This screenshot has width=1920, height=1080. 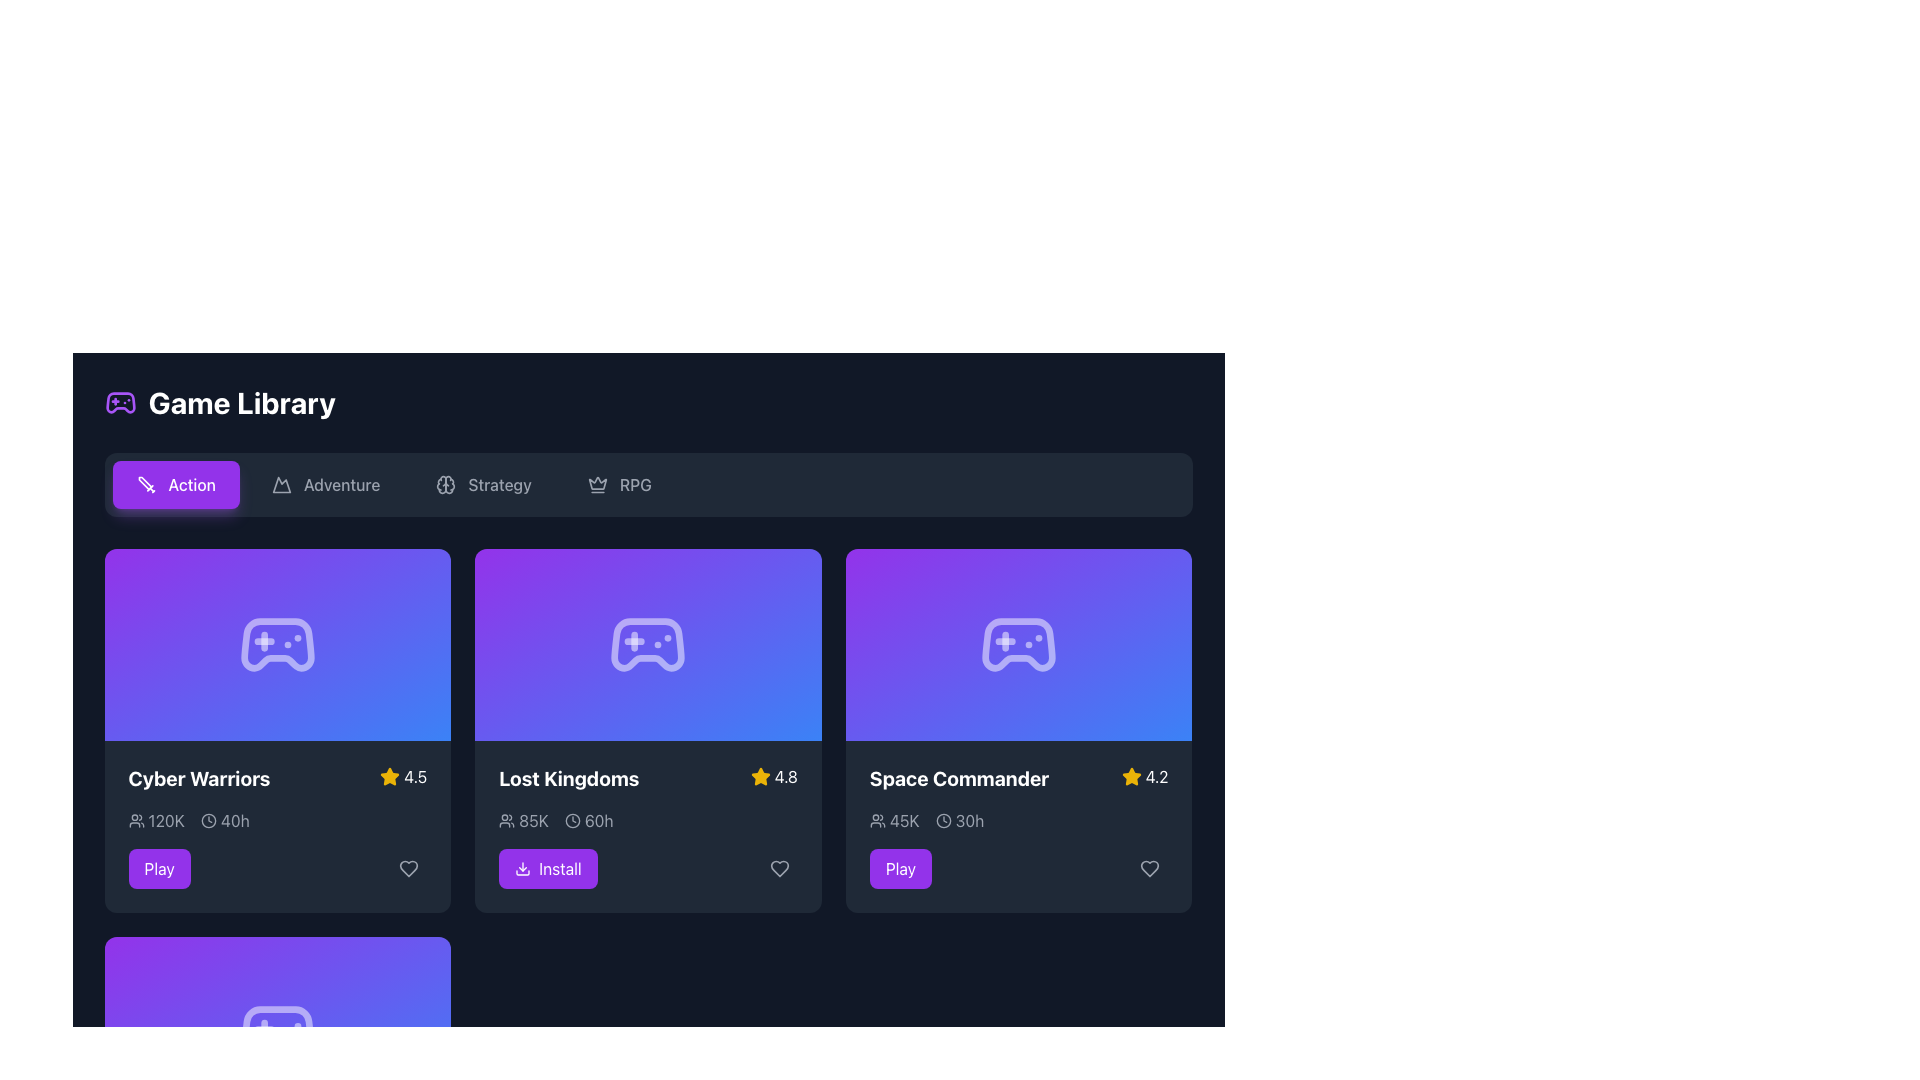 I want to click on the 'Install' button with a purple background and white text located in the bottom-right corner of the 'Lost Kingdoms' card, so click(x=548, y=867).